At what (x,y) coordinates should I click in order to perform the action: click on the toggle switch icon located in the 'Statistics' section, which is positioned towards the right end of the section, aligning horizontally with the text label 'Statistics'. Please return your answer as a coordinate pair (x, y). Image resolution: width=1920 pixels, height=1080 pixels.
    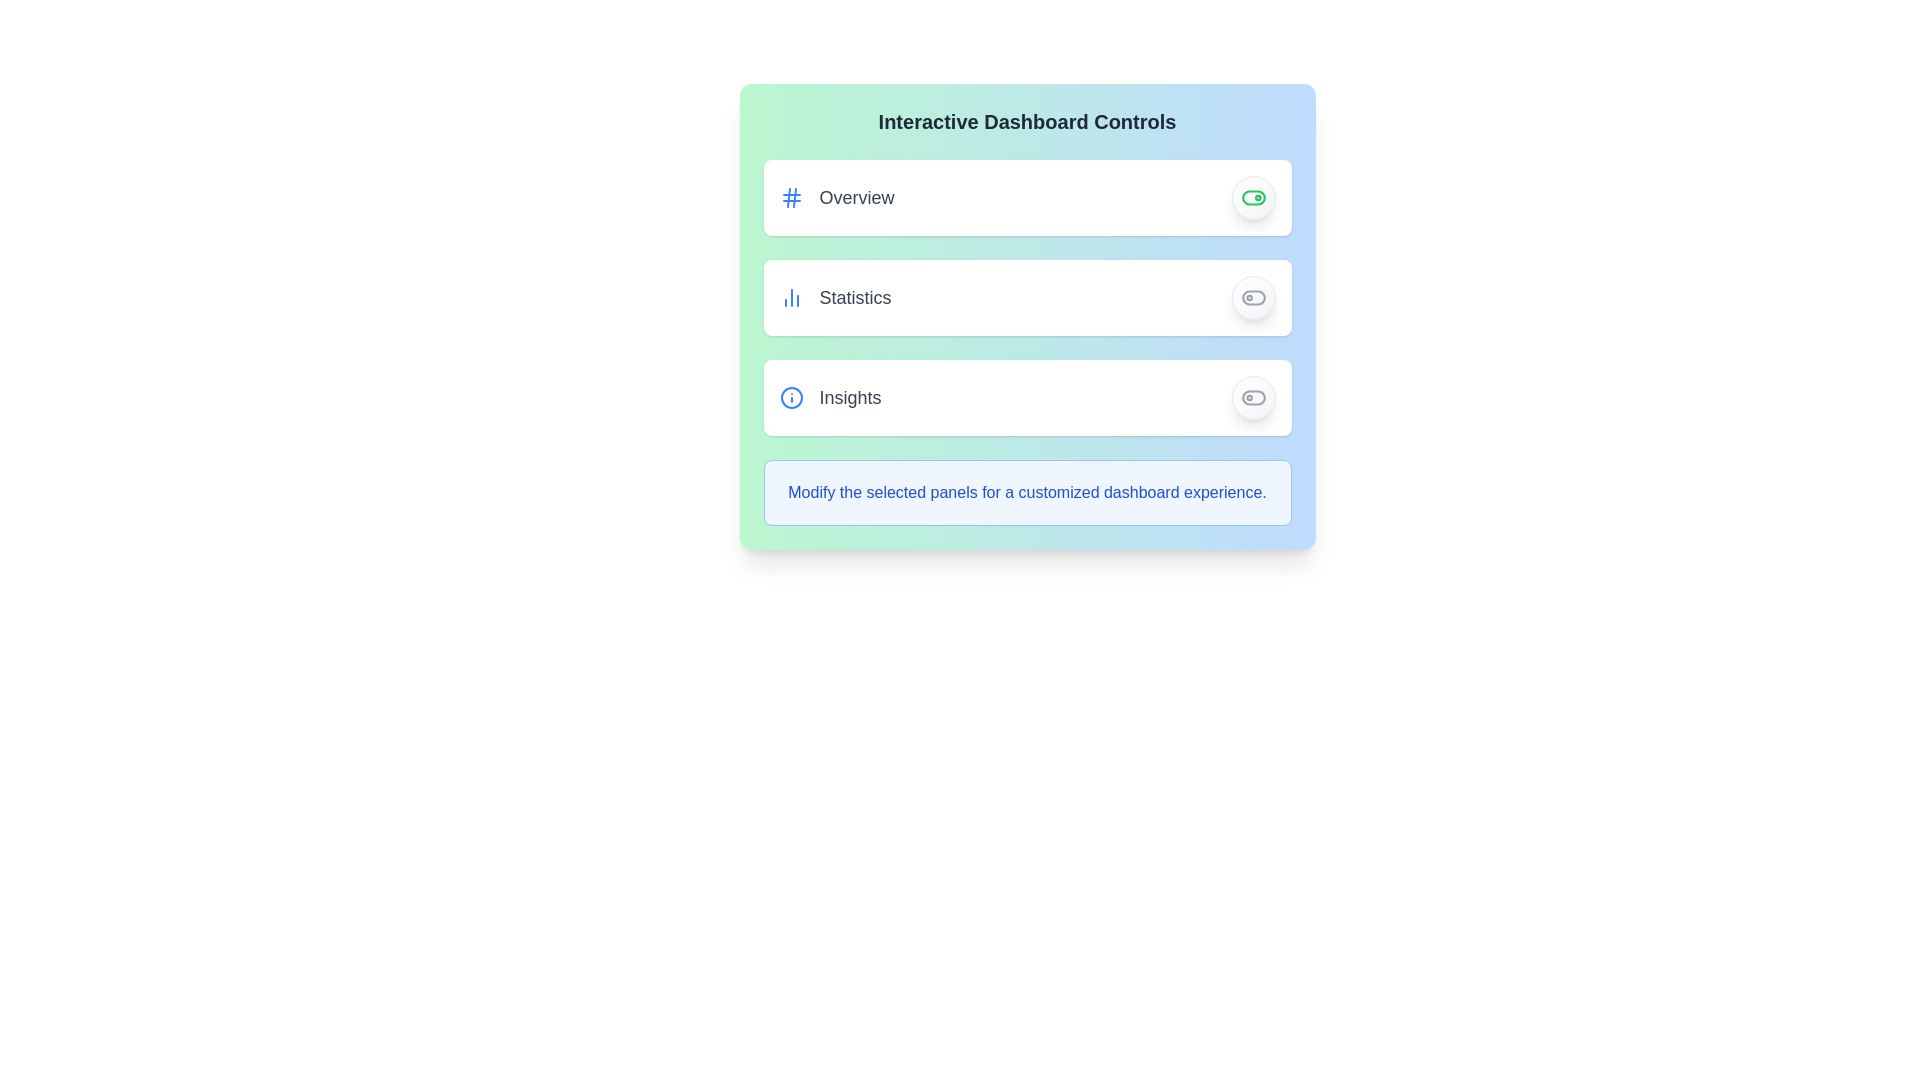
    Looking at the image, I should click on (1252, 297).